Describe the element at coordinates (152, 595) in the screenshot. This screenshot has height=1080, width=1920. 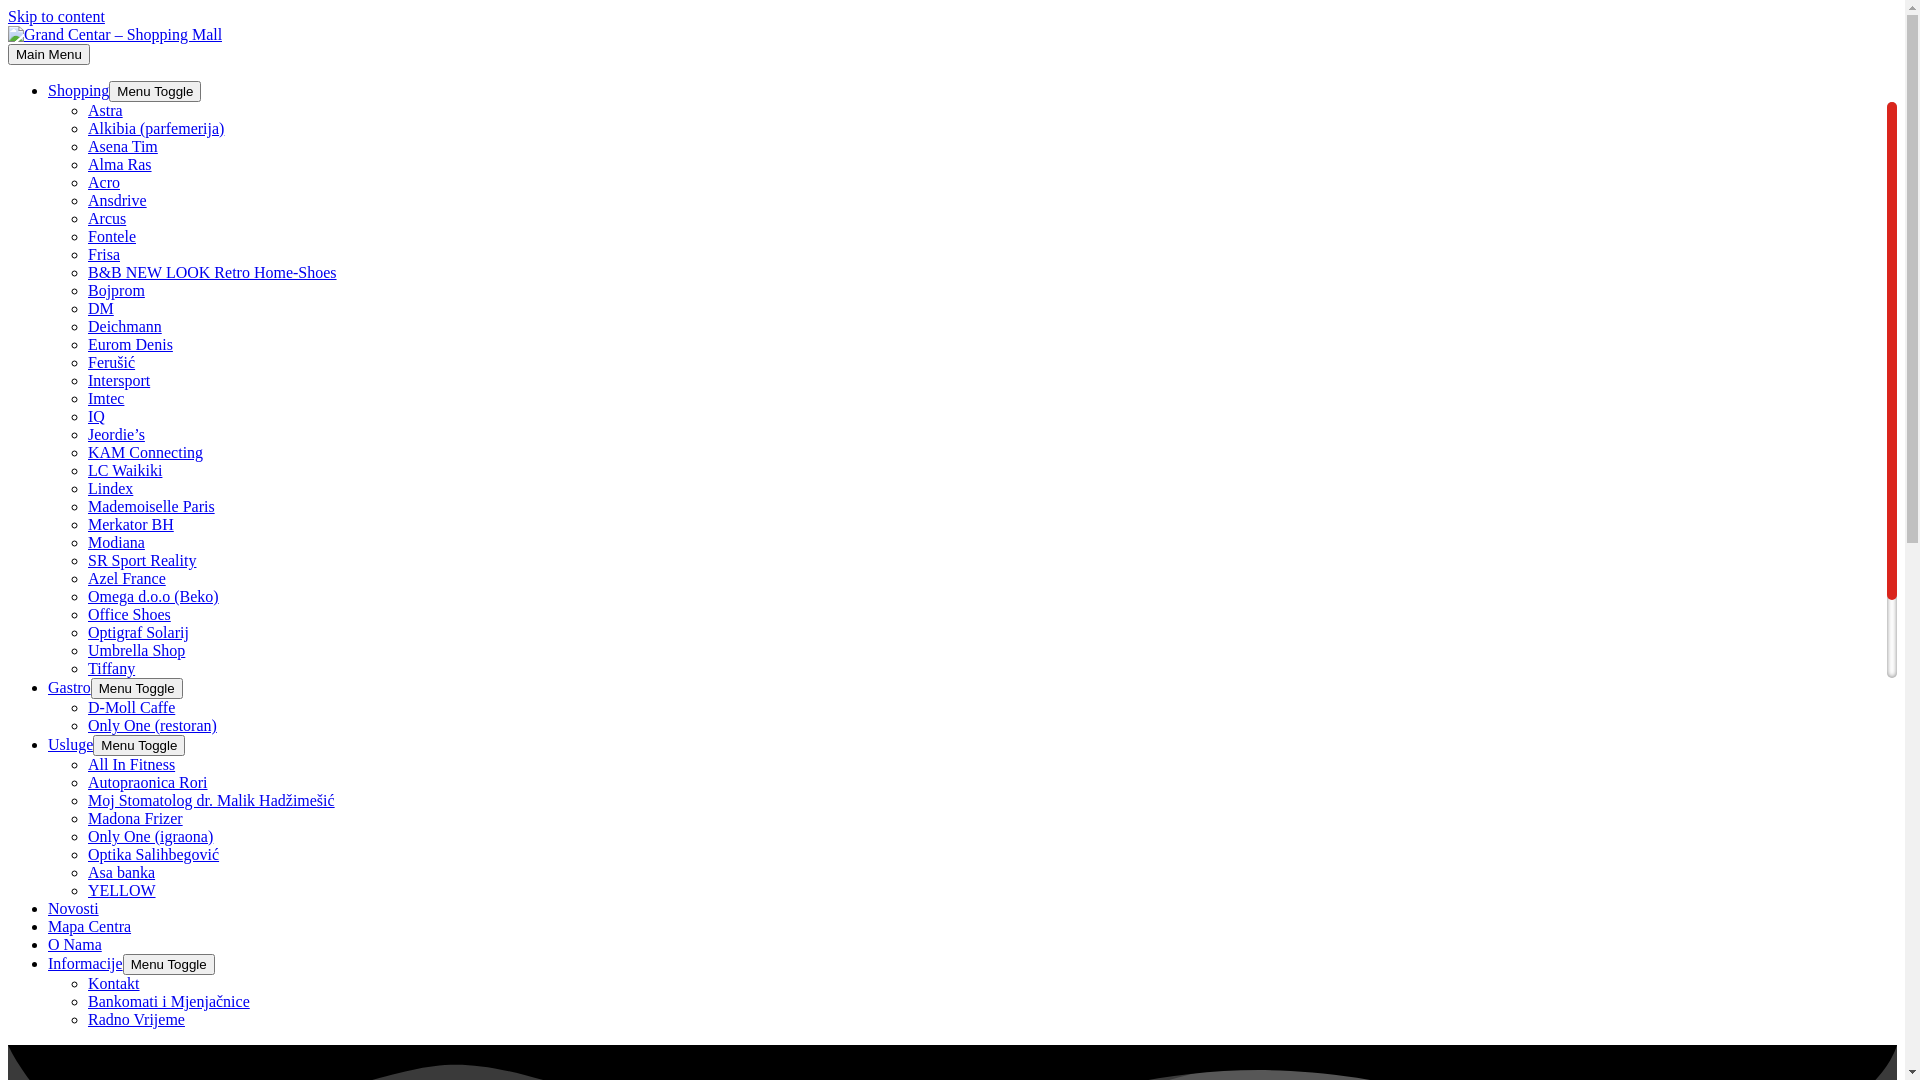
I see `'Omega d.o.o (Beko)'` at that location.